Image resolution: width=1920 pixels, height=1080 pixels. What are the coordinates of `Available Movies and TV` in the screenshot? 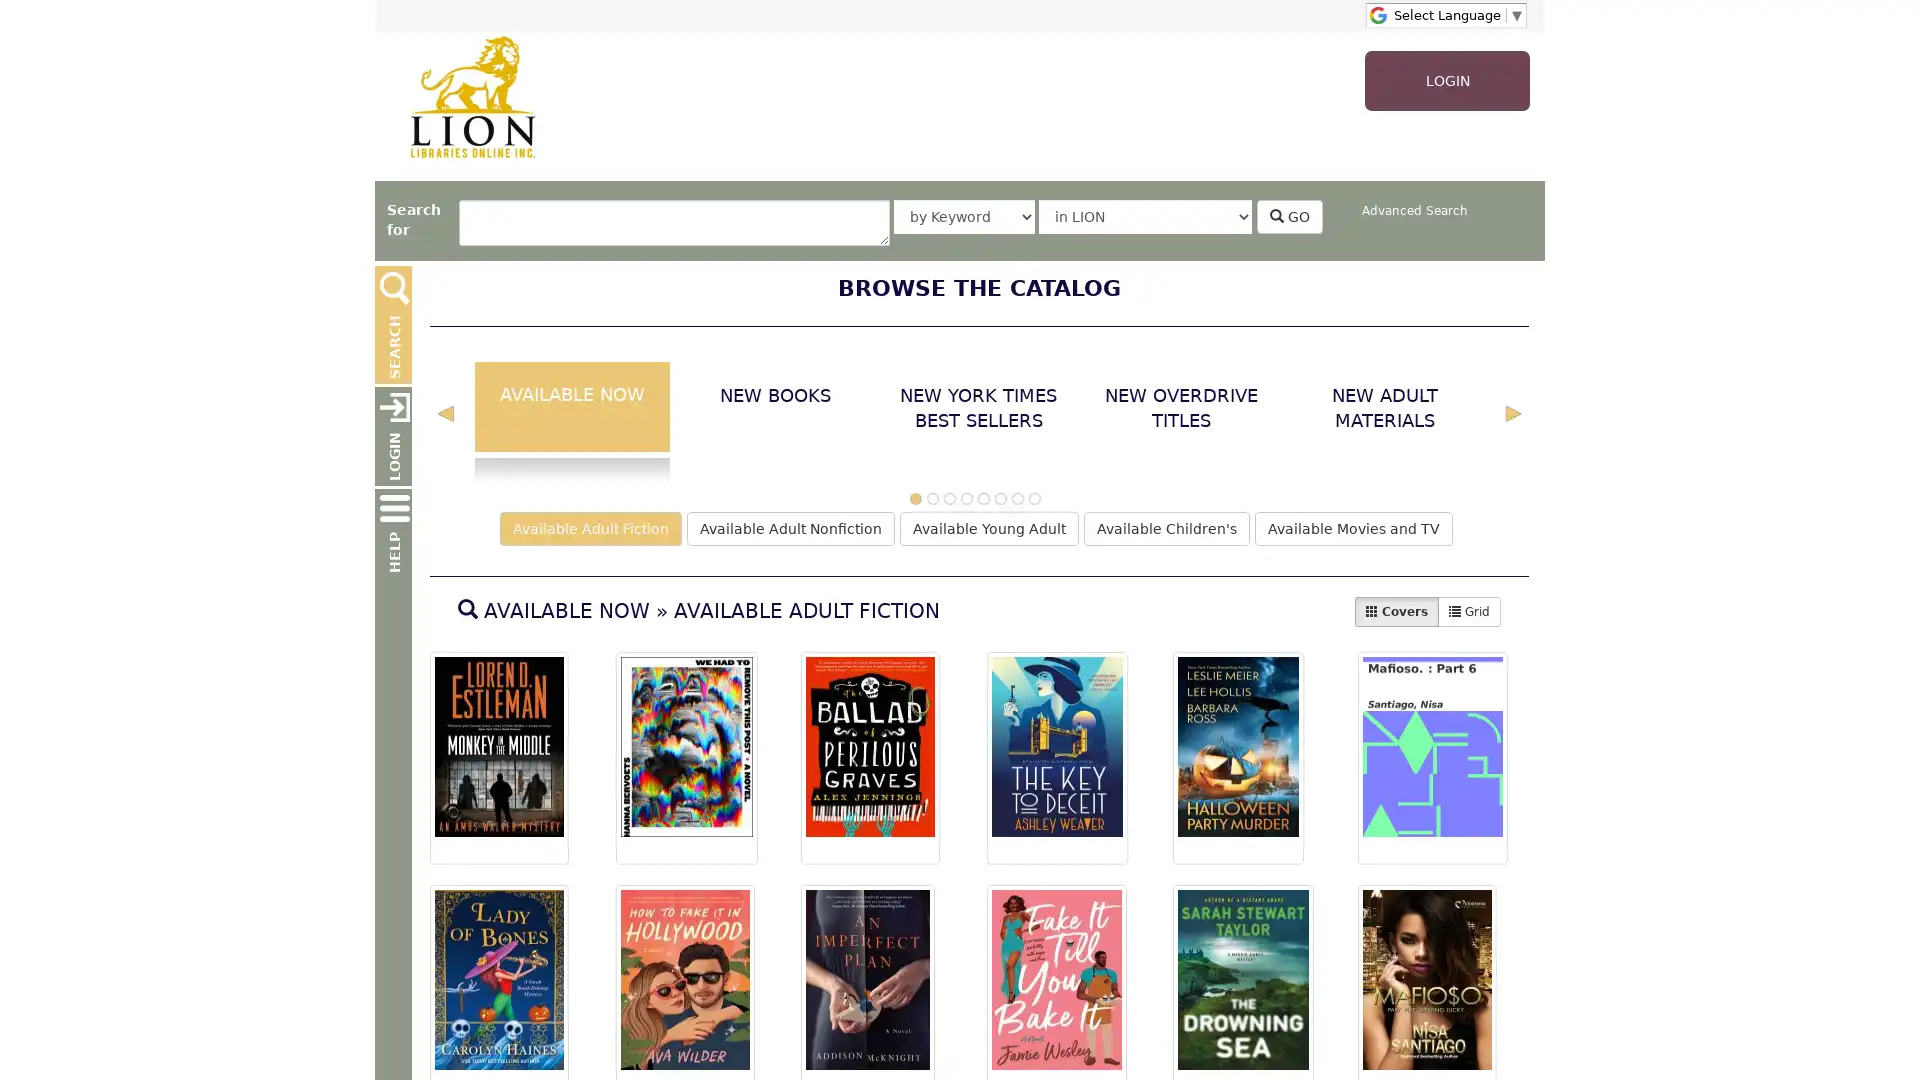 It's located at (1353, 527).